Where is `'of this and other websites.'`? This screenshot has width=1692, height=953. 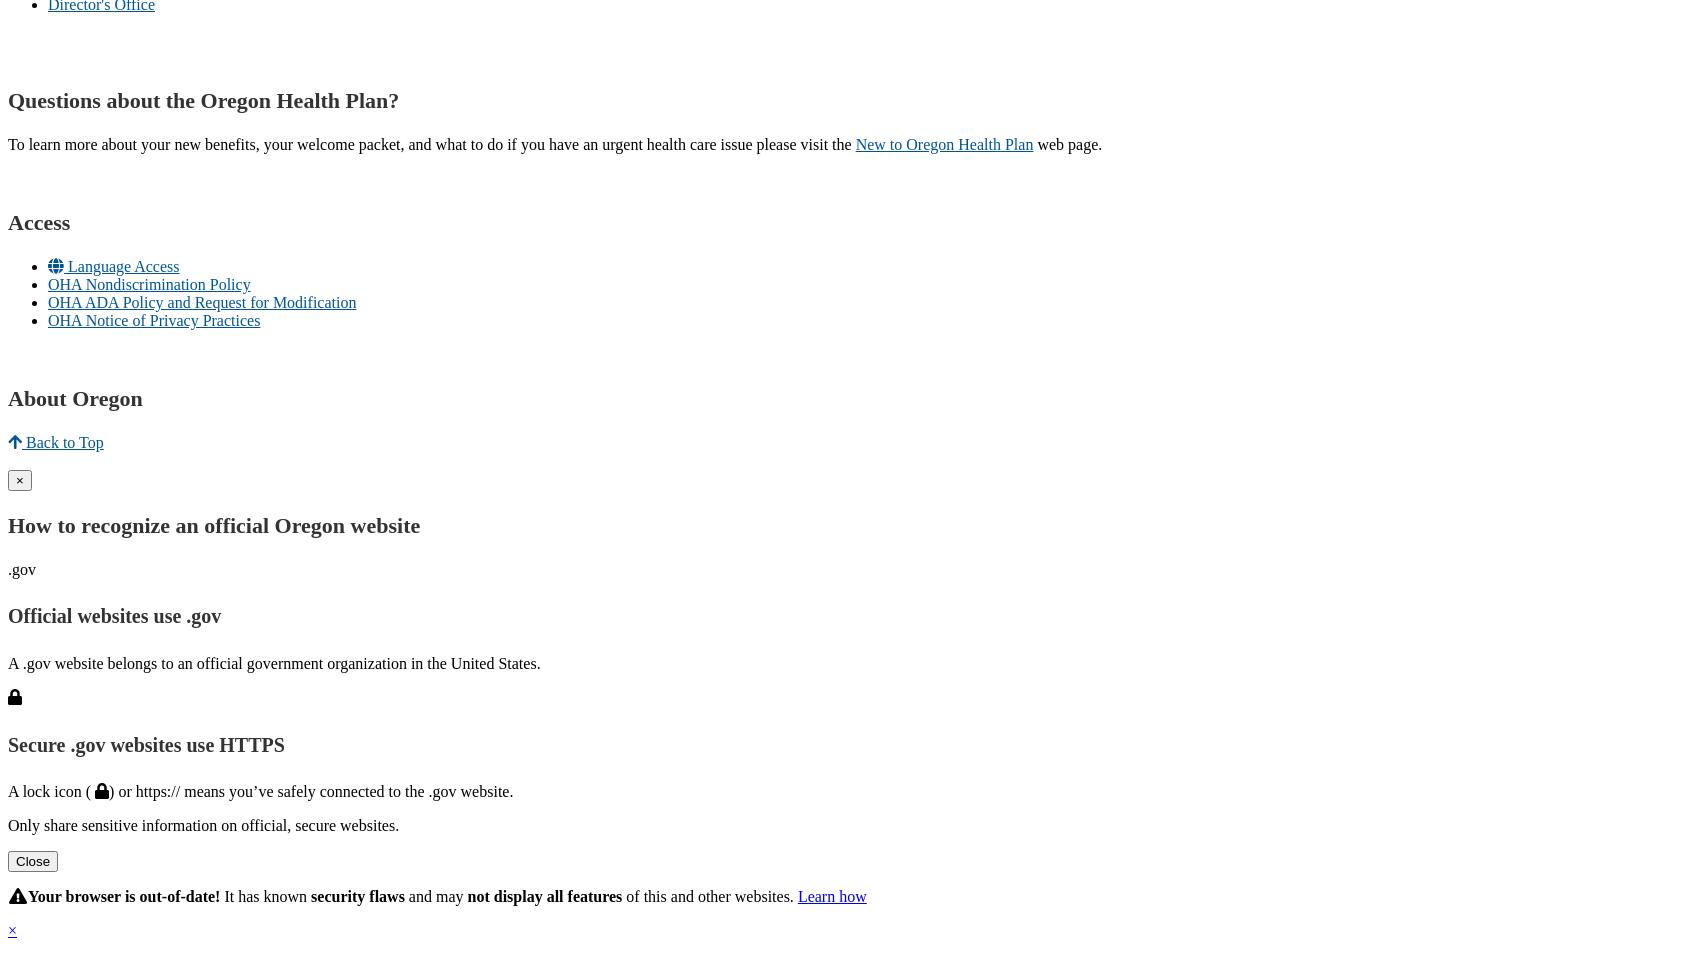 'of this and other websites.' is located at coordinates (708, 896).